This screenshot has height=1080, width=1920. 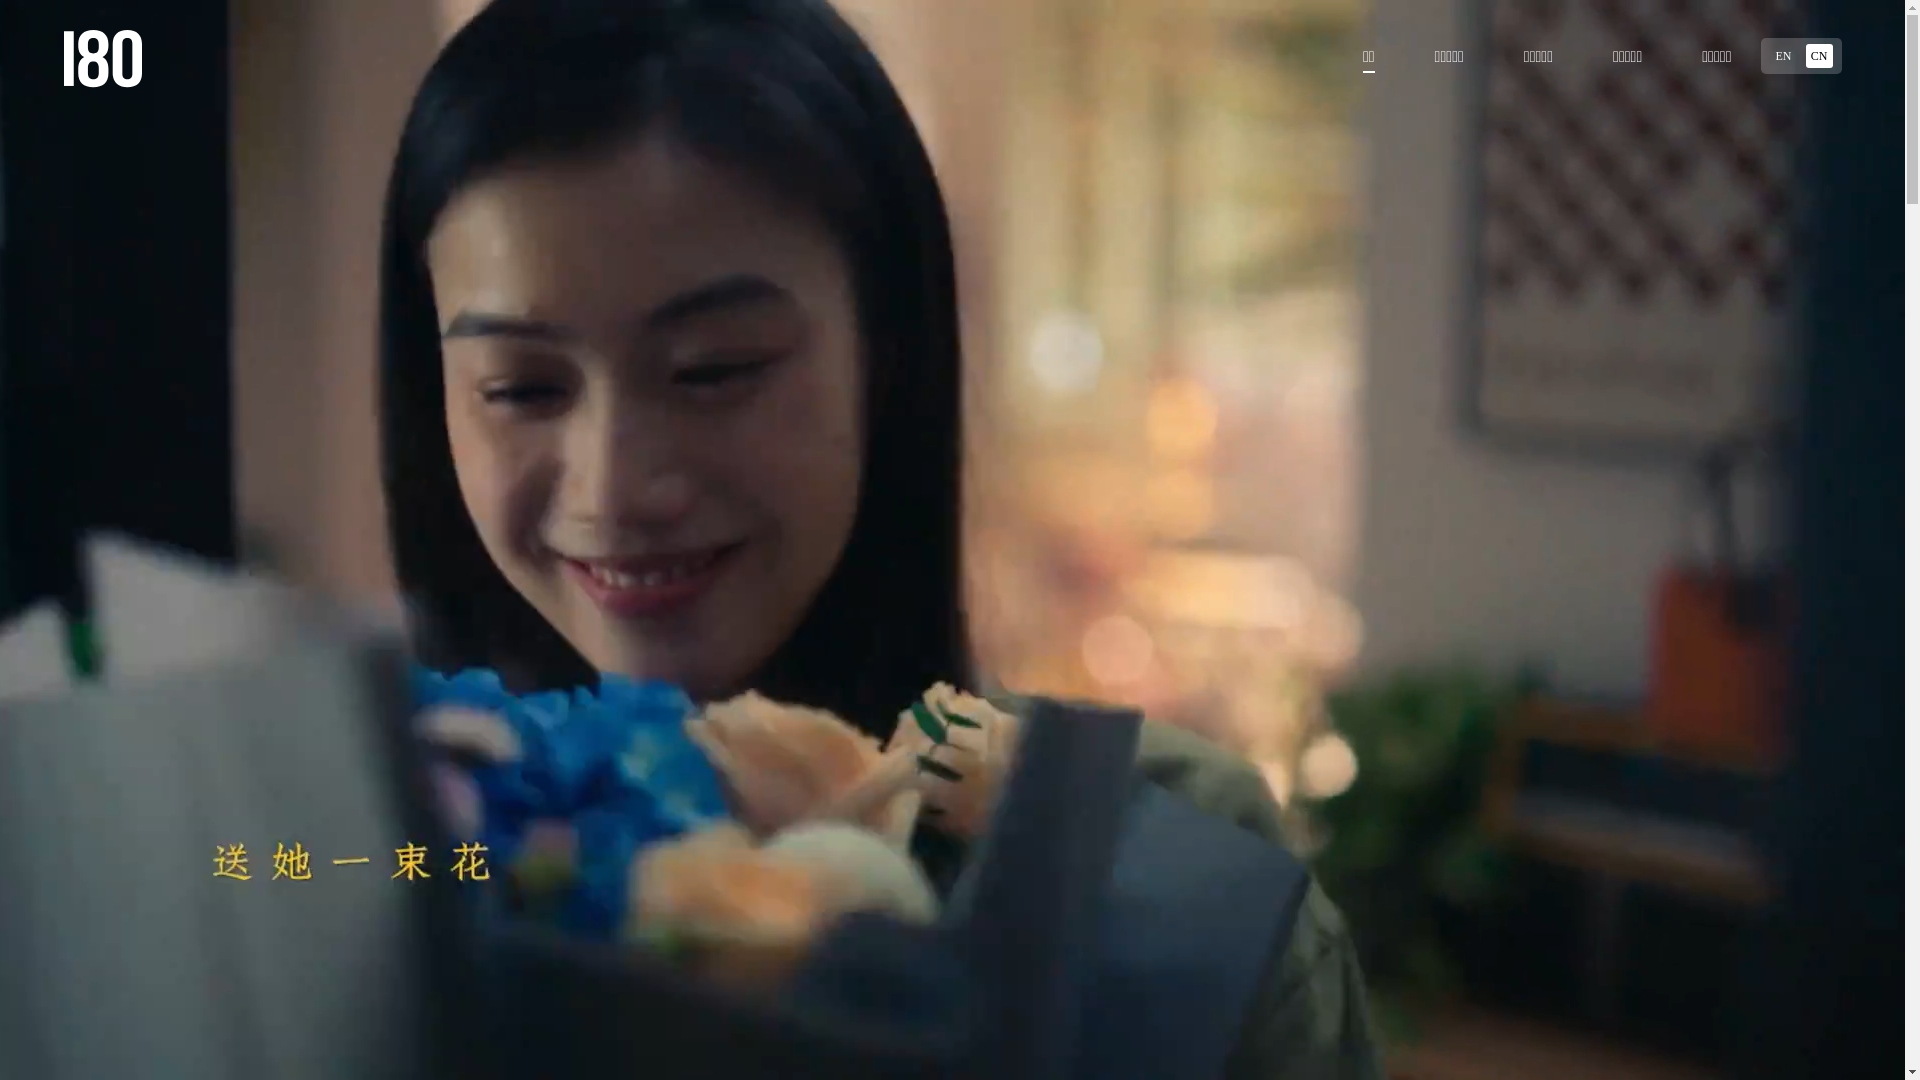 What do you see at coordinates (1819, 55) in the screenshot?
I see `'CN'` at bounding box center [1819, 55].